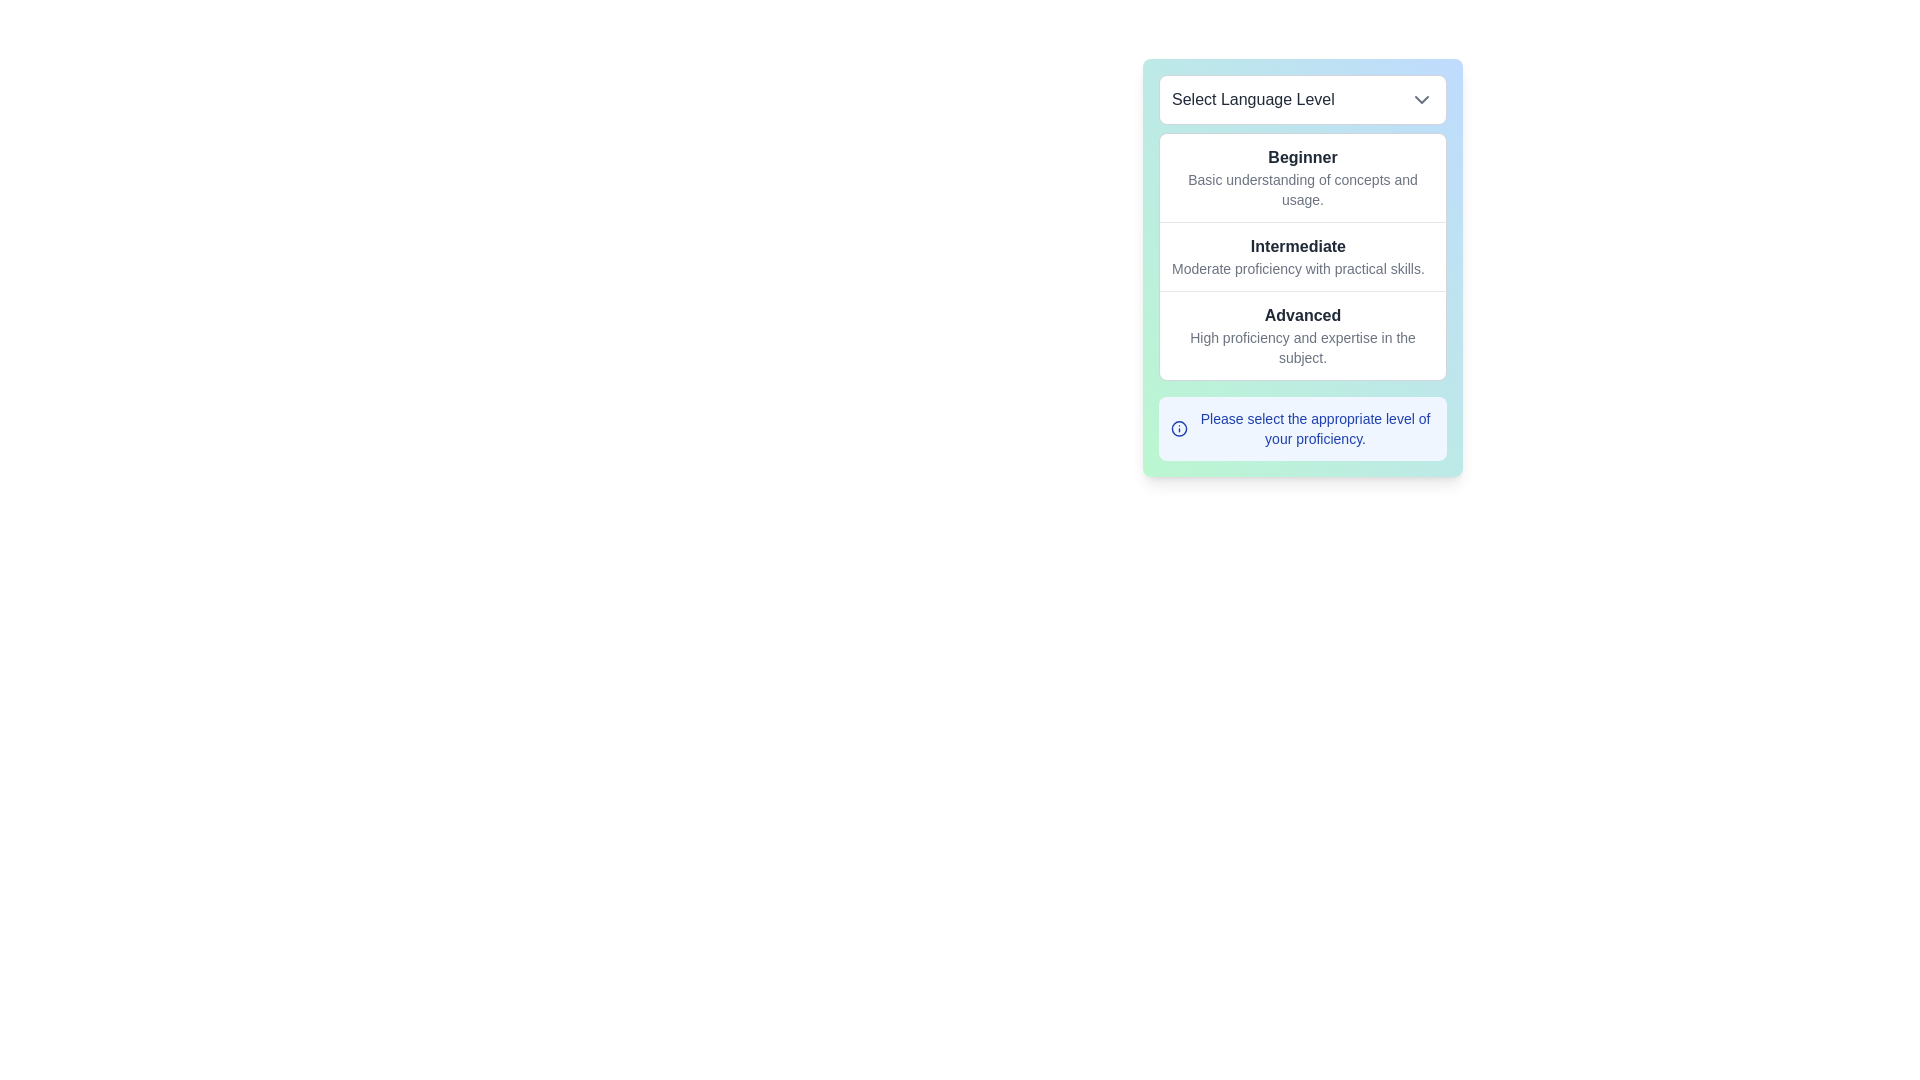 This screenshot has height=1080, width=1920. I want to click on the option list titled 'Select Language Level' that contains language proficiency levels: Beginner, Intermediate, and Advanced, which is represented by a white box with rounded corners and gray dividers, so click(1302, 256).